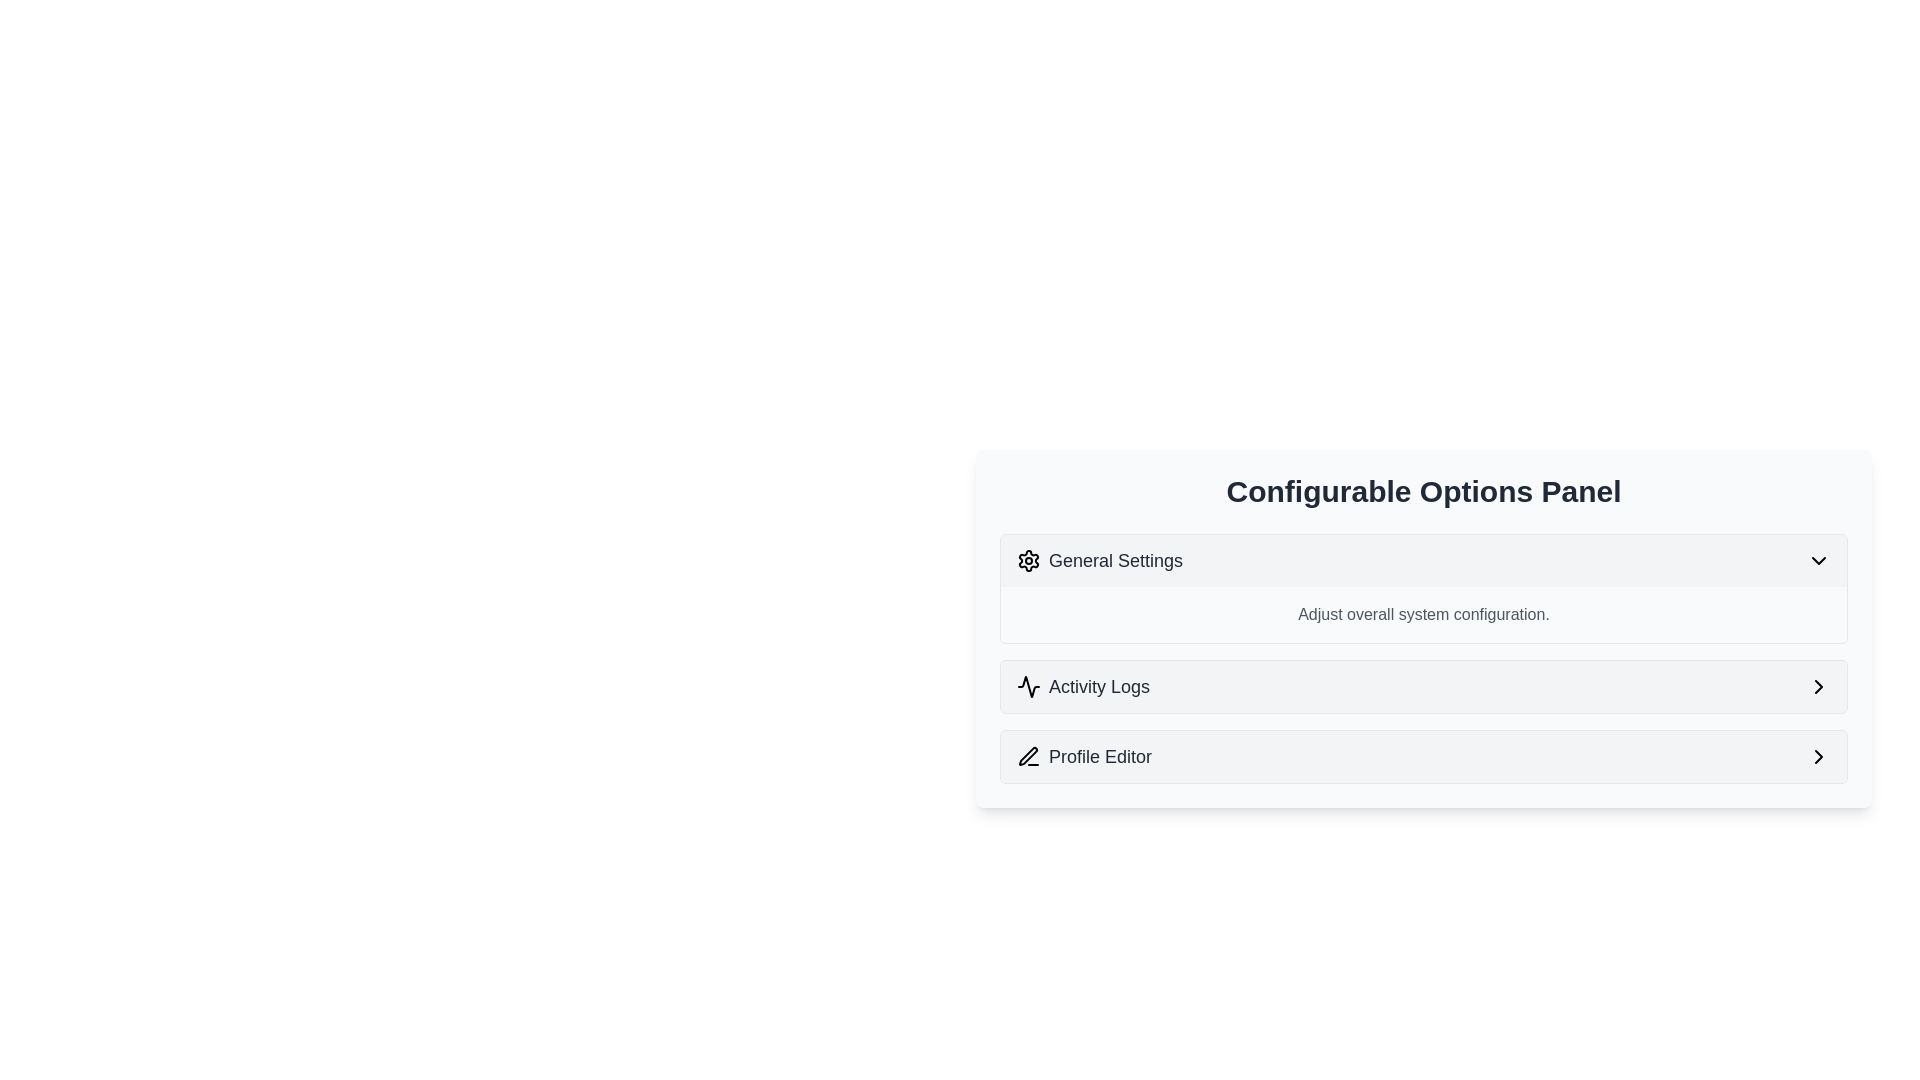  What do you see at coordinates (1115, 560) in the screenshot?
I see `the 'General Settings' text label, which is displayed in medium-sized gray font within the 'Configurable Options Panel'` at bounding box center [1115, 560].